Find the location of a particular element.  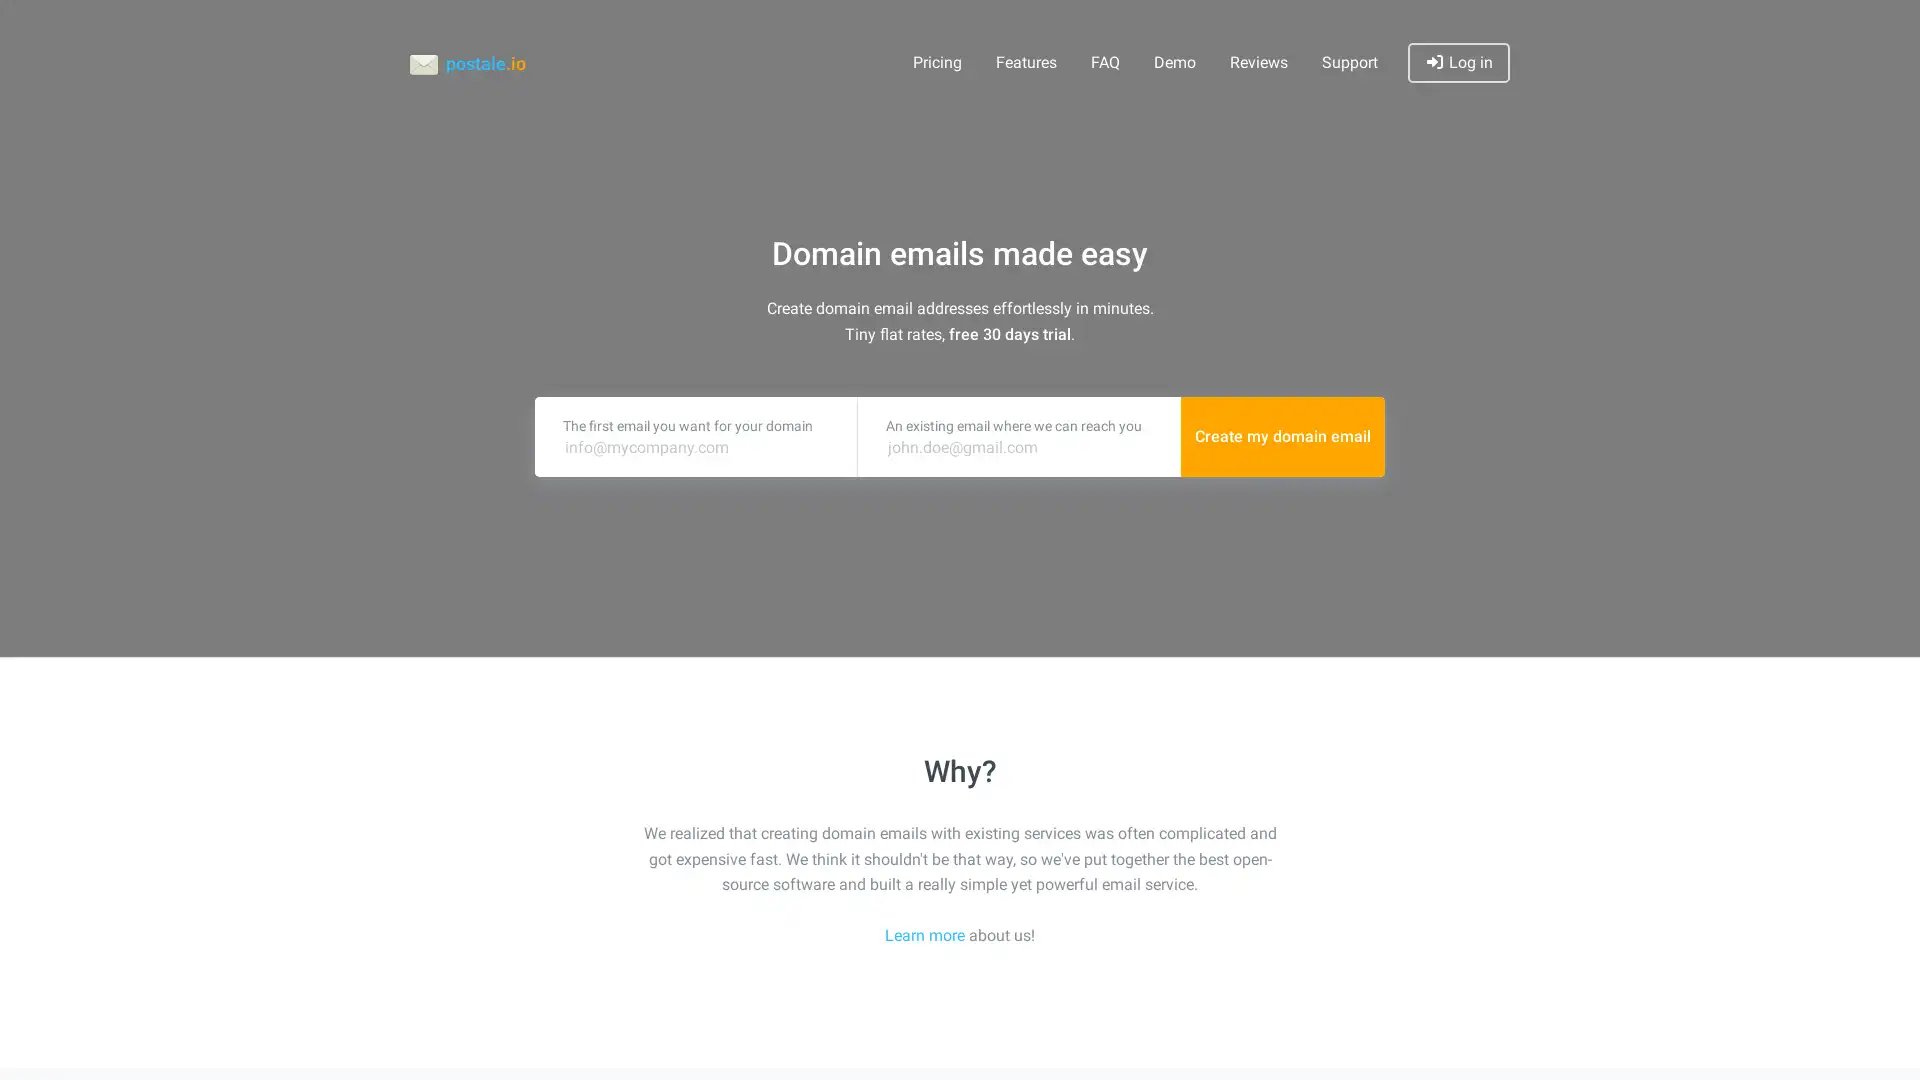

Create my domain email is located at coordinates (1282, 435).